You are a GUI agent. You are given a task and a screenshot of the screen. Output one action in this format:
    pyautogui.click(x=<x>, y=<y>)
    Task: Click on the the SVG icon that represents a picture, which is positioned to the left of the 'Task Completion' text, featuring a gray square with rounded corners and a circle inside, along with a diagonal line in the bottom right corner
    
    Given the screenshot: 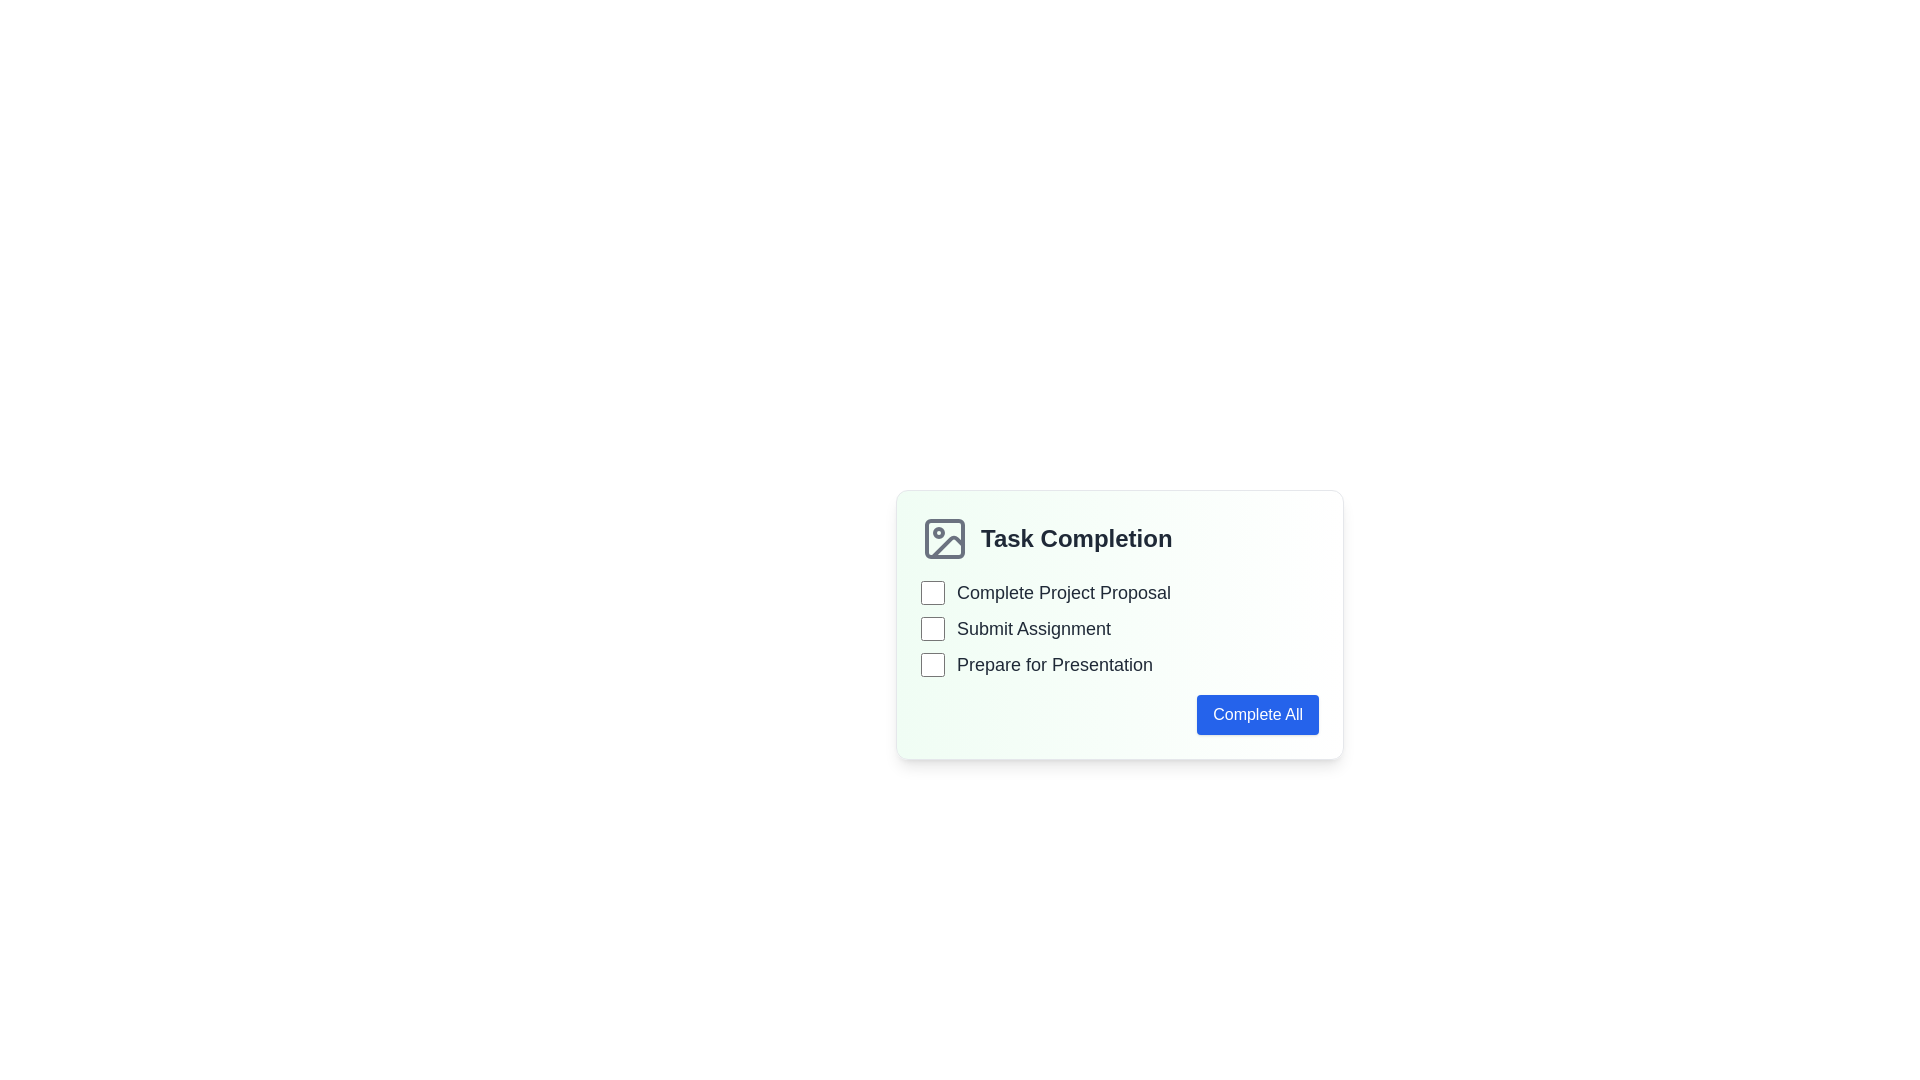 What is the action you would take?
    pyautogui.click(x=944, y=538)
    